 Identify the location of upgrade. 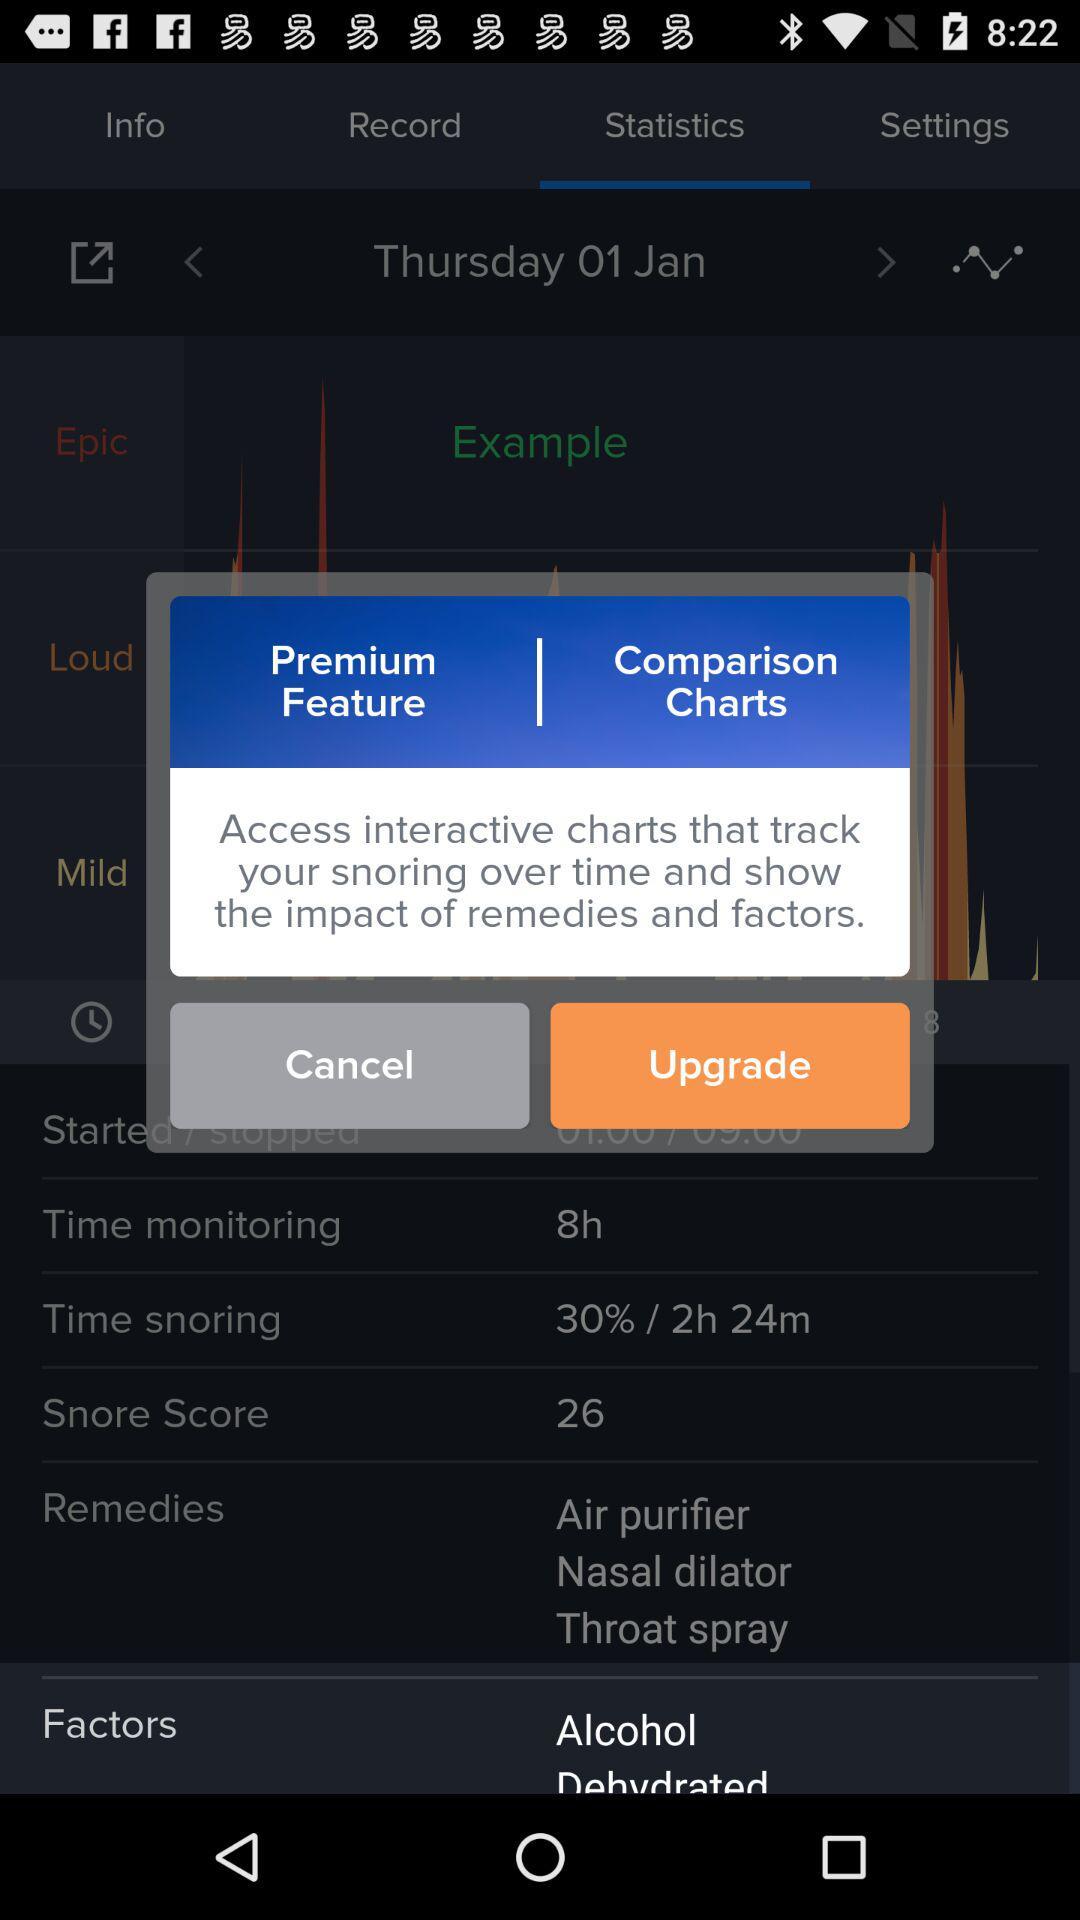
(730, 1064).